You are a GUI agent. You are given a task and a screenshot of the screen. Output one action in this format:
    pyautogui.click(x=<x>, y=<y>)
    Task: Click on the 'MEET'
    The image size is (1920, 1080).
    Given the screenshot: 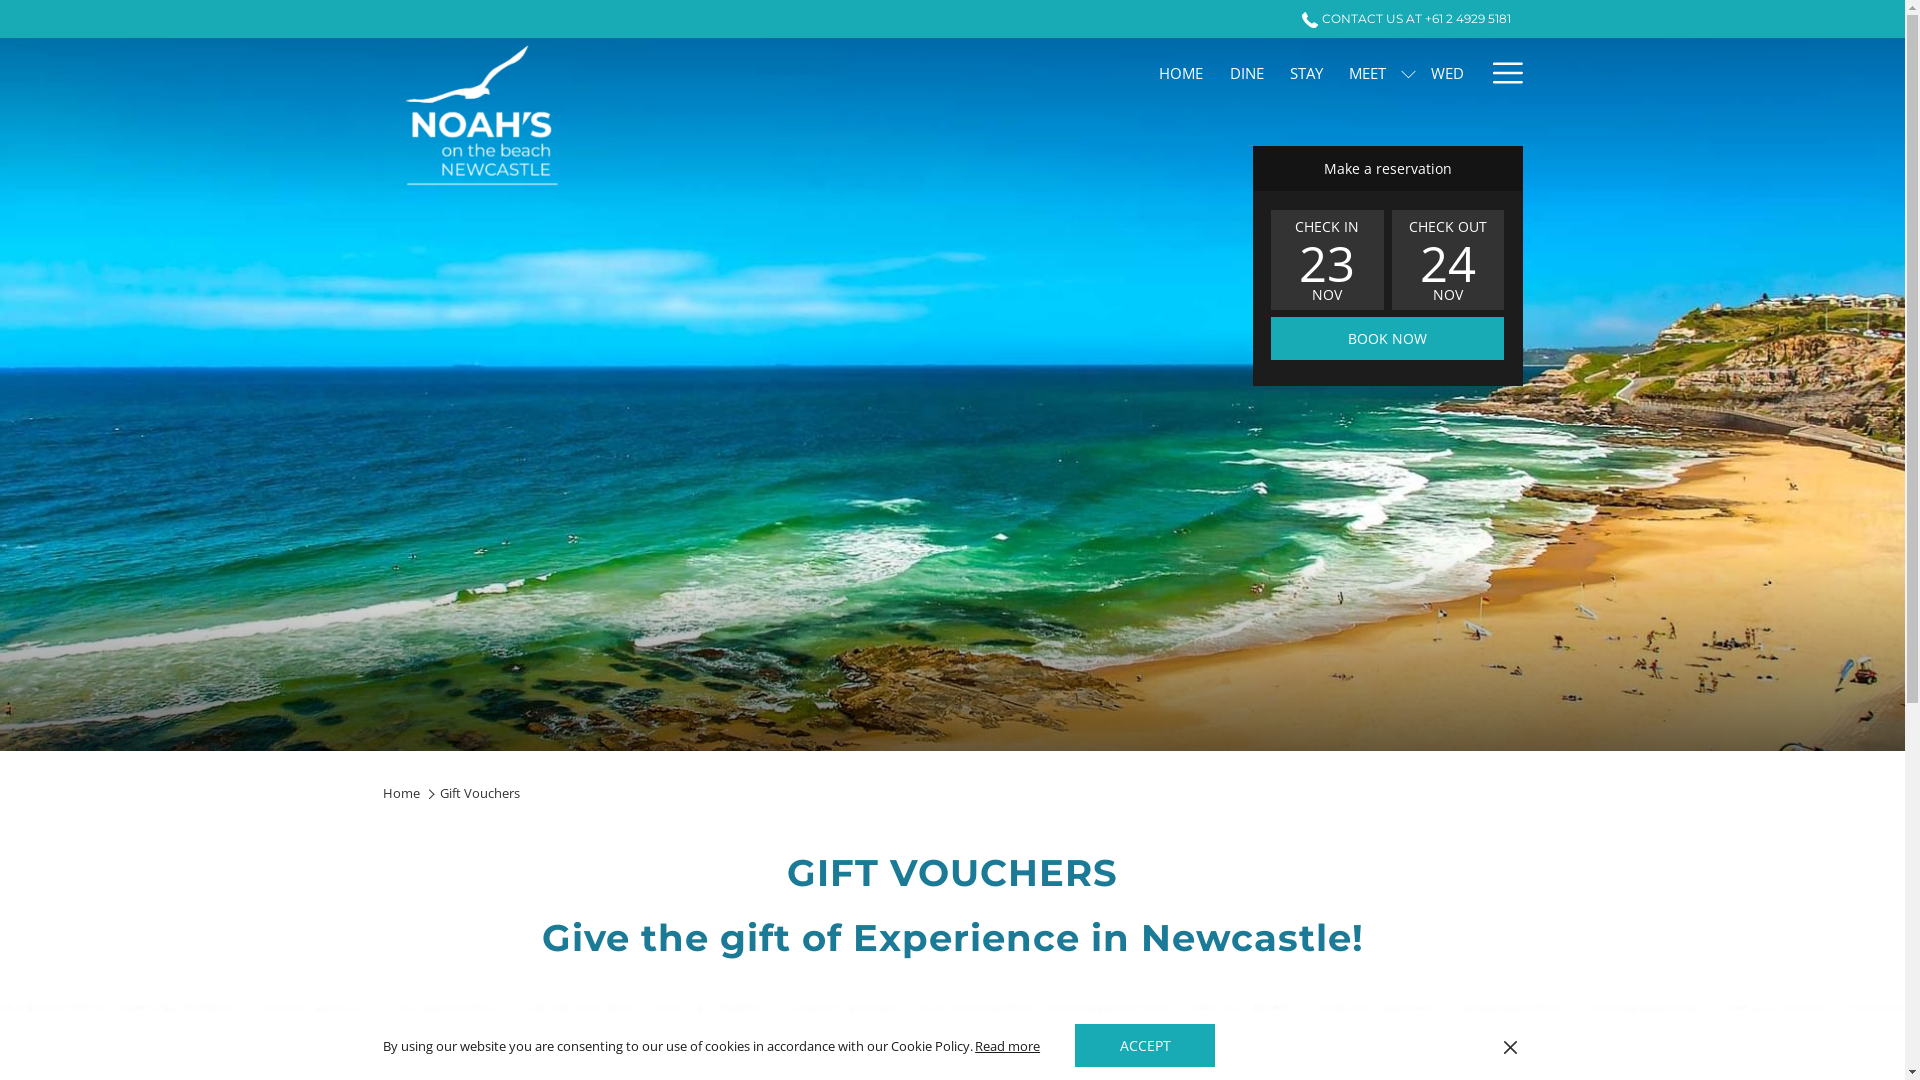 What is the action you would take?
    pyautogui.click(x=1366, y=71)
    